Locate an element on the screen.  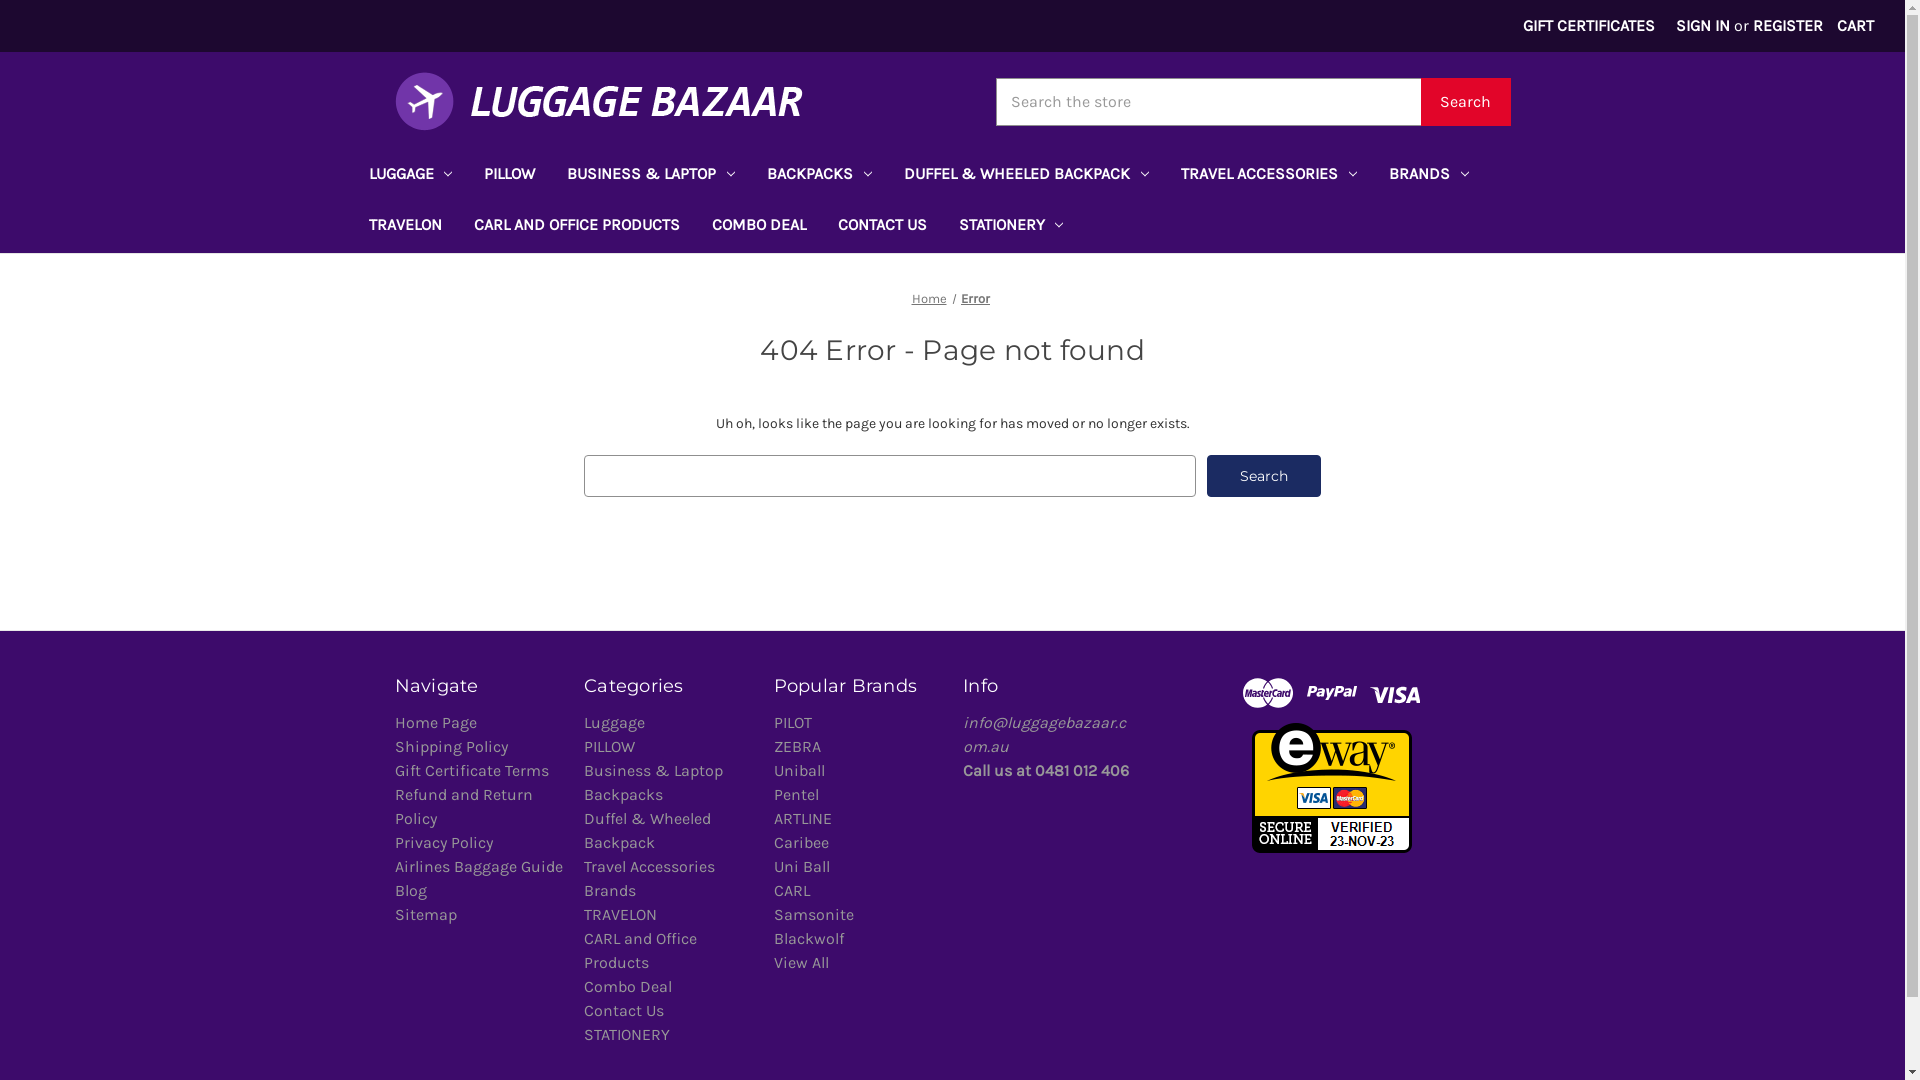
'PILOT' is located at coordinates (791, 722).